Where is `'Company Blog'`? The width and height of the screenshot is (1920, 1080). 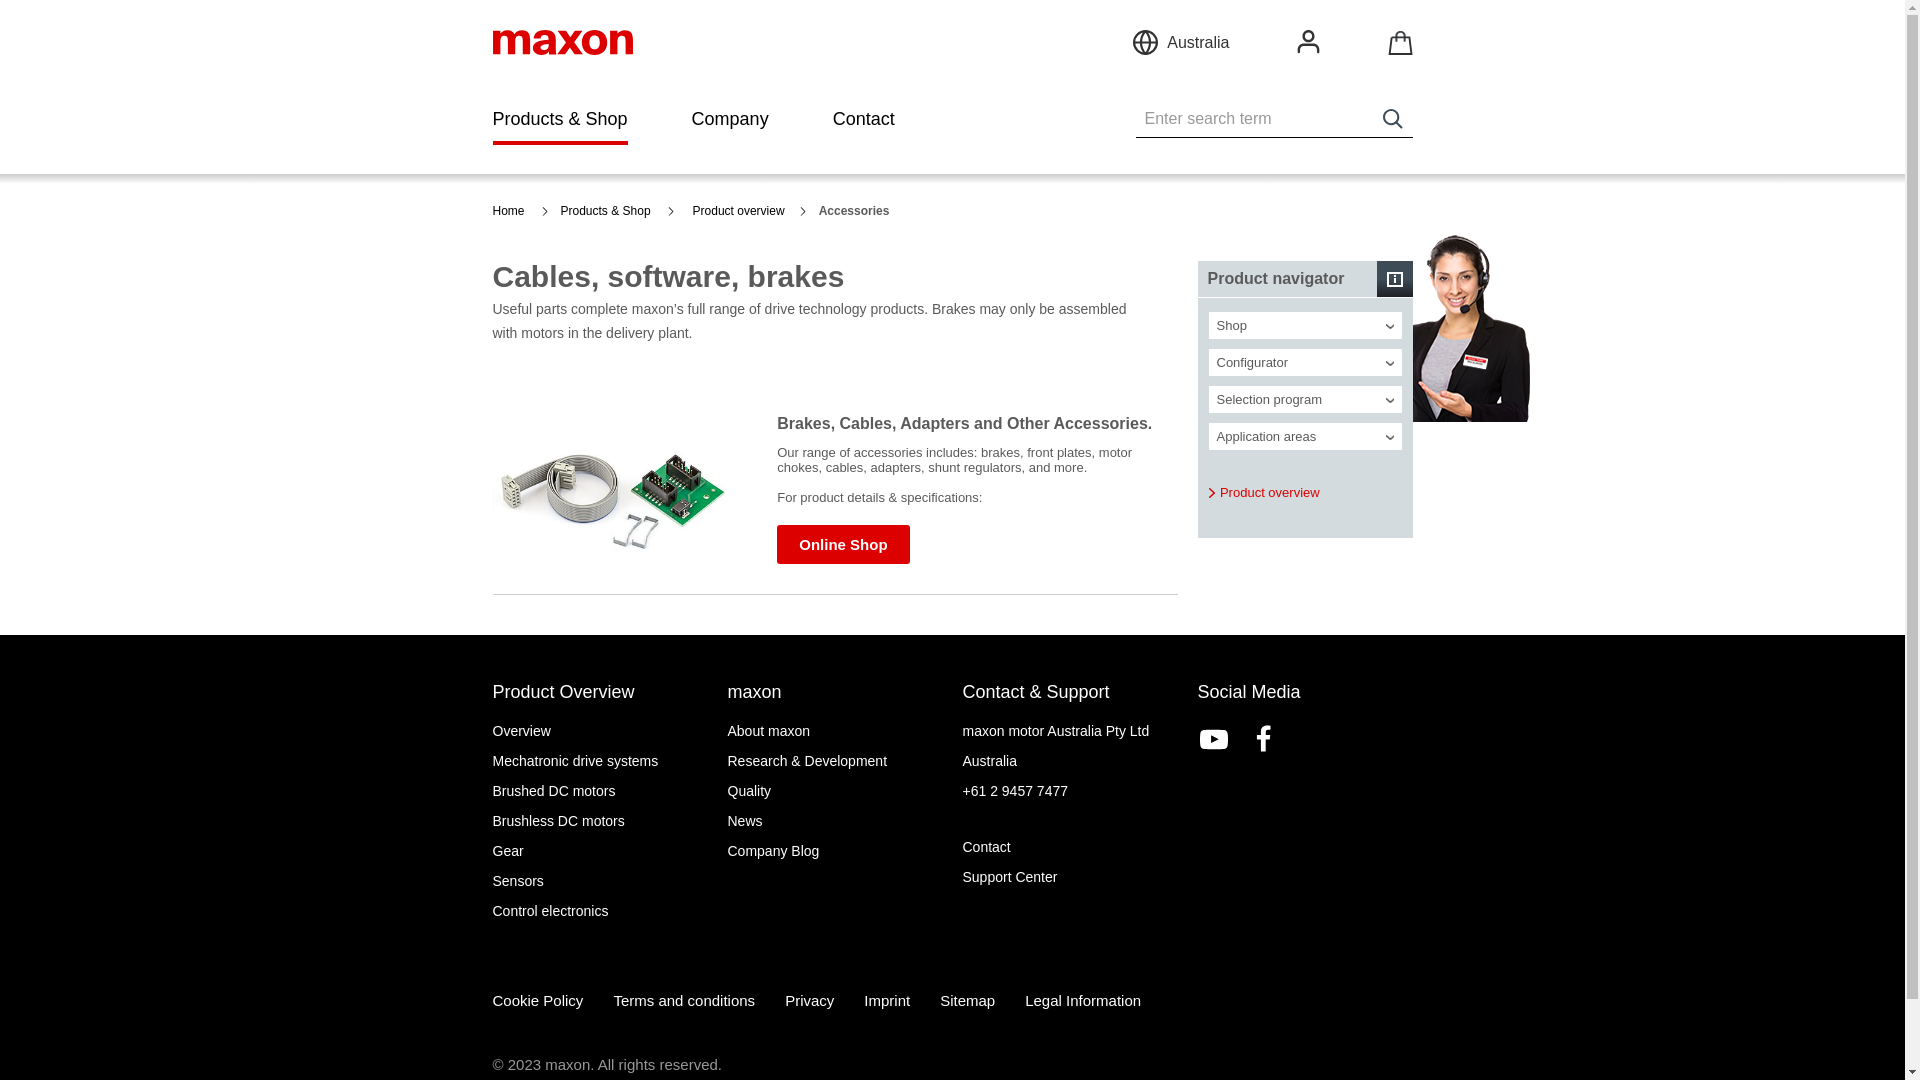 'Company Blog' is located at coordinates (835, 851).